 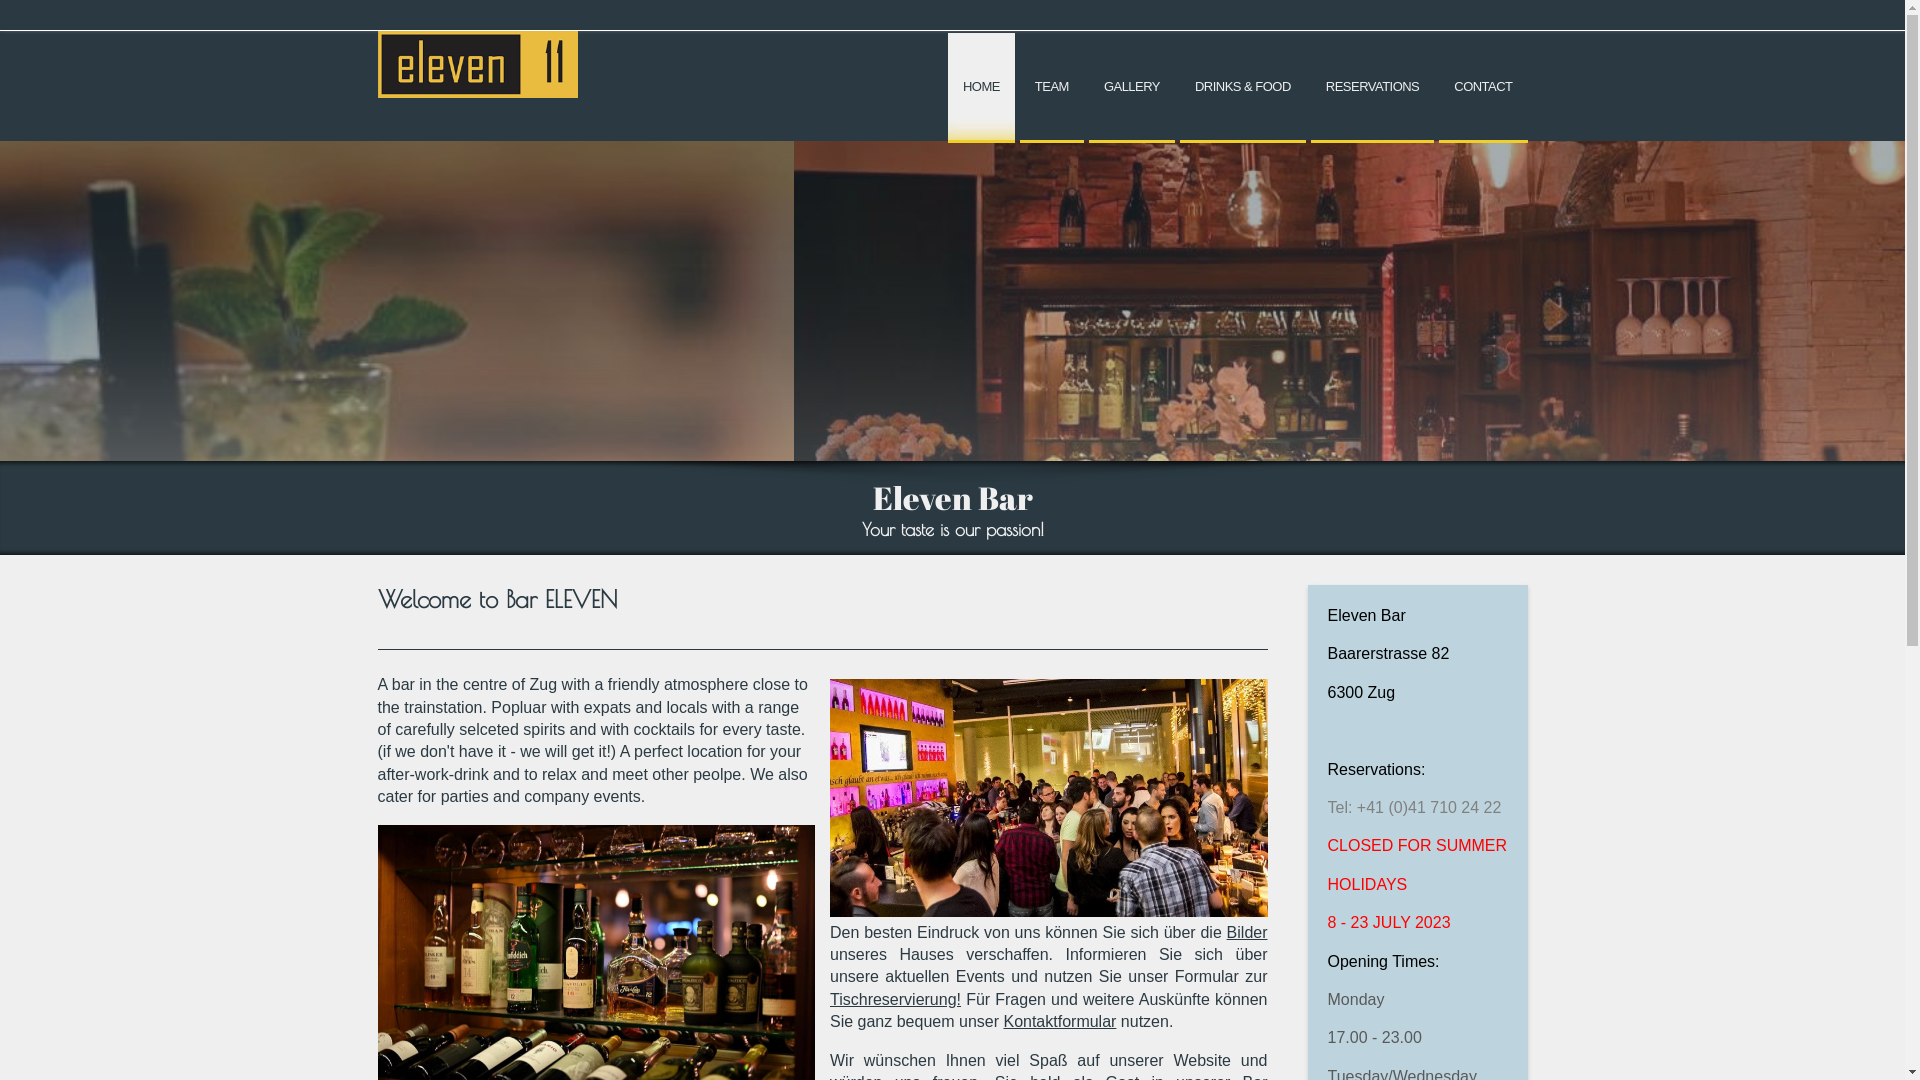 I want to click on 'DRINKS & FOOD', so click(x=1242, y=87).